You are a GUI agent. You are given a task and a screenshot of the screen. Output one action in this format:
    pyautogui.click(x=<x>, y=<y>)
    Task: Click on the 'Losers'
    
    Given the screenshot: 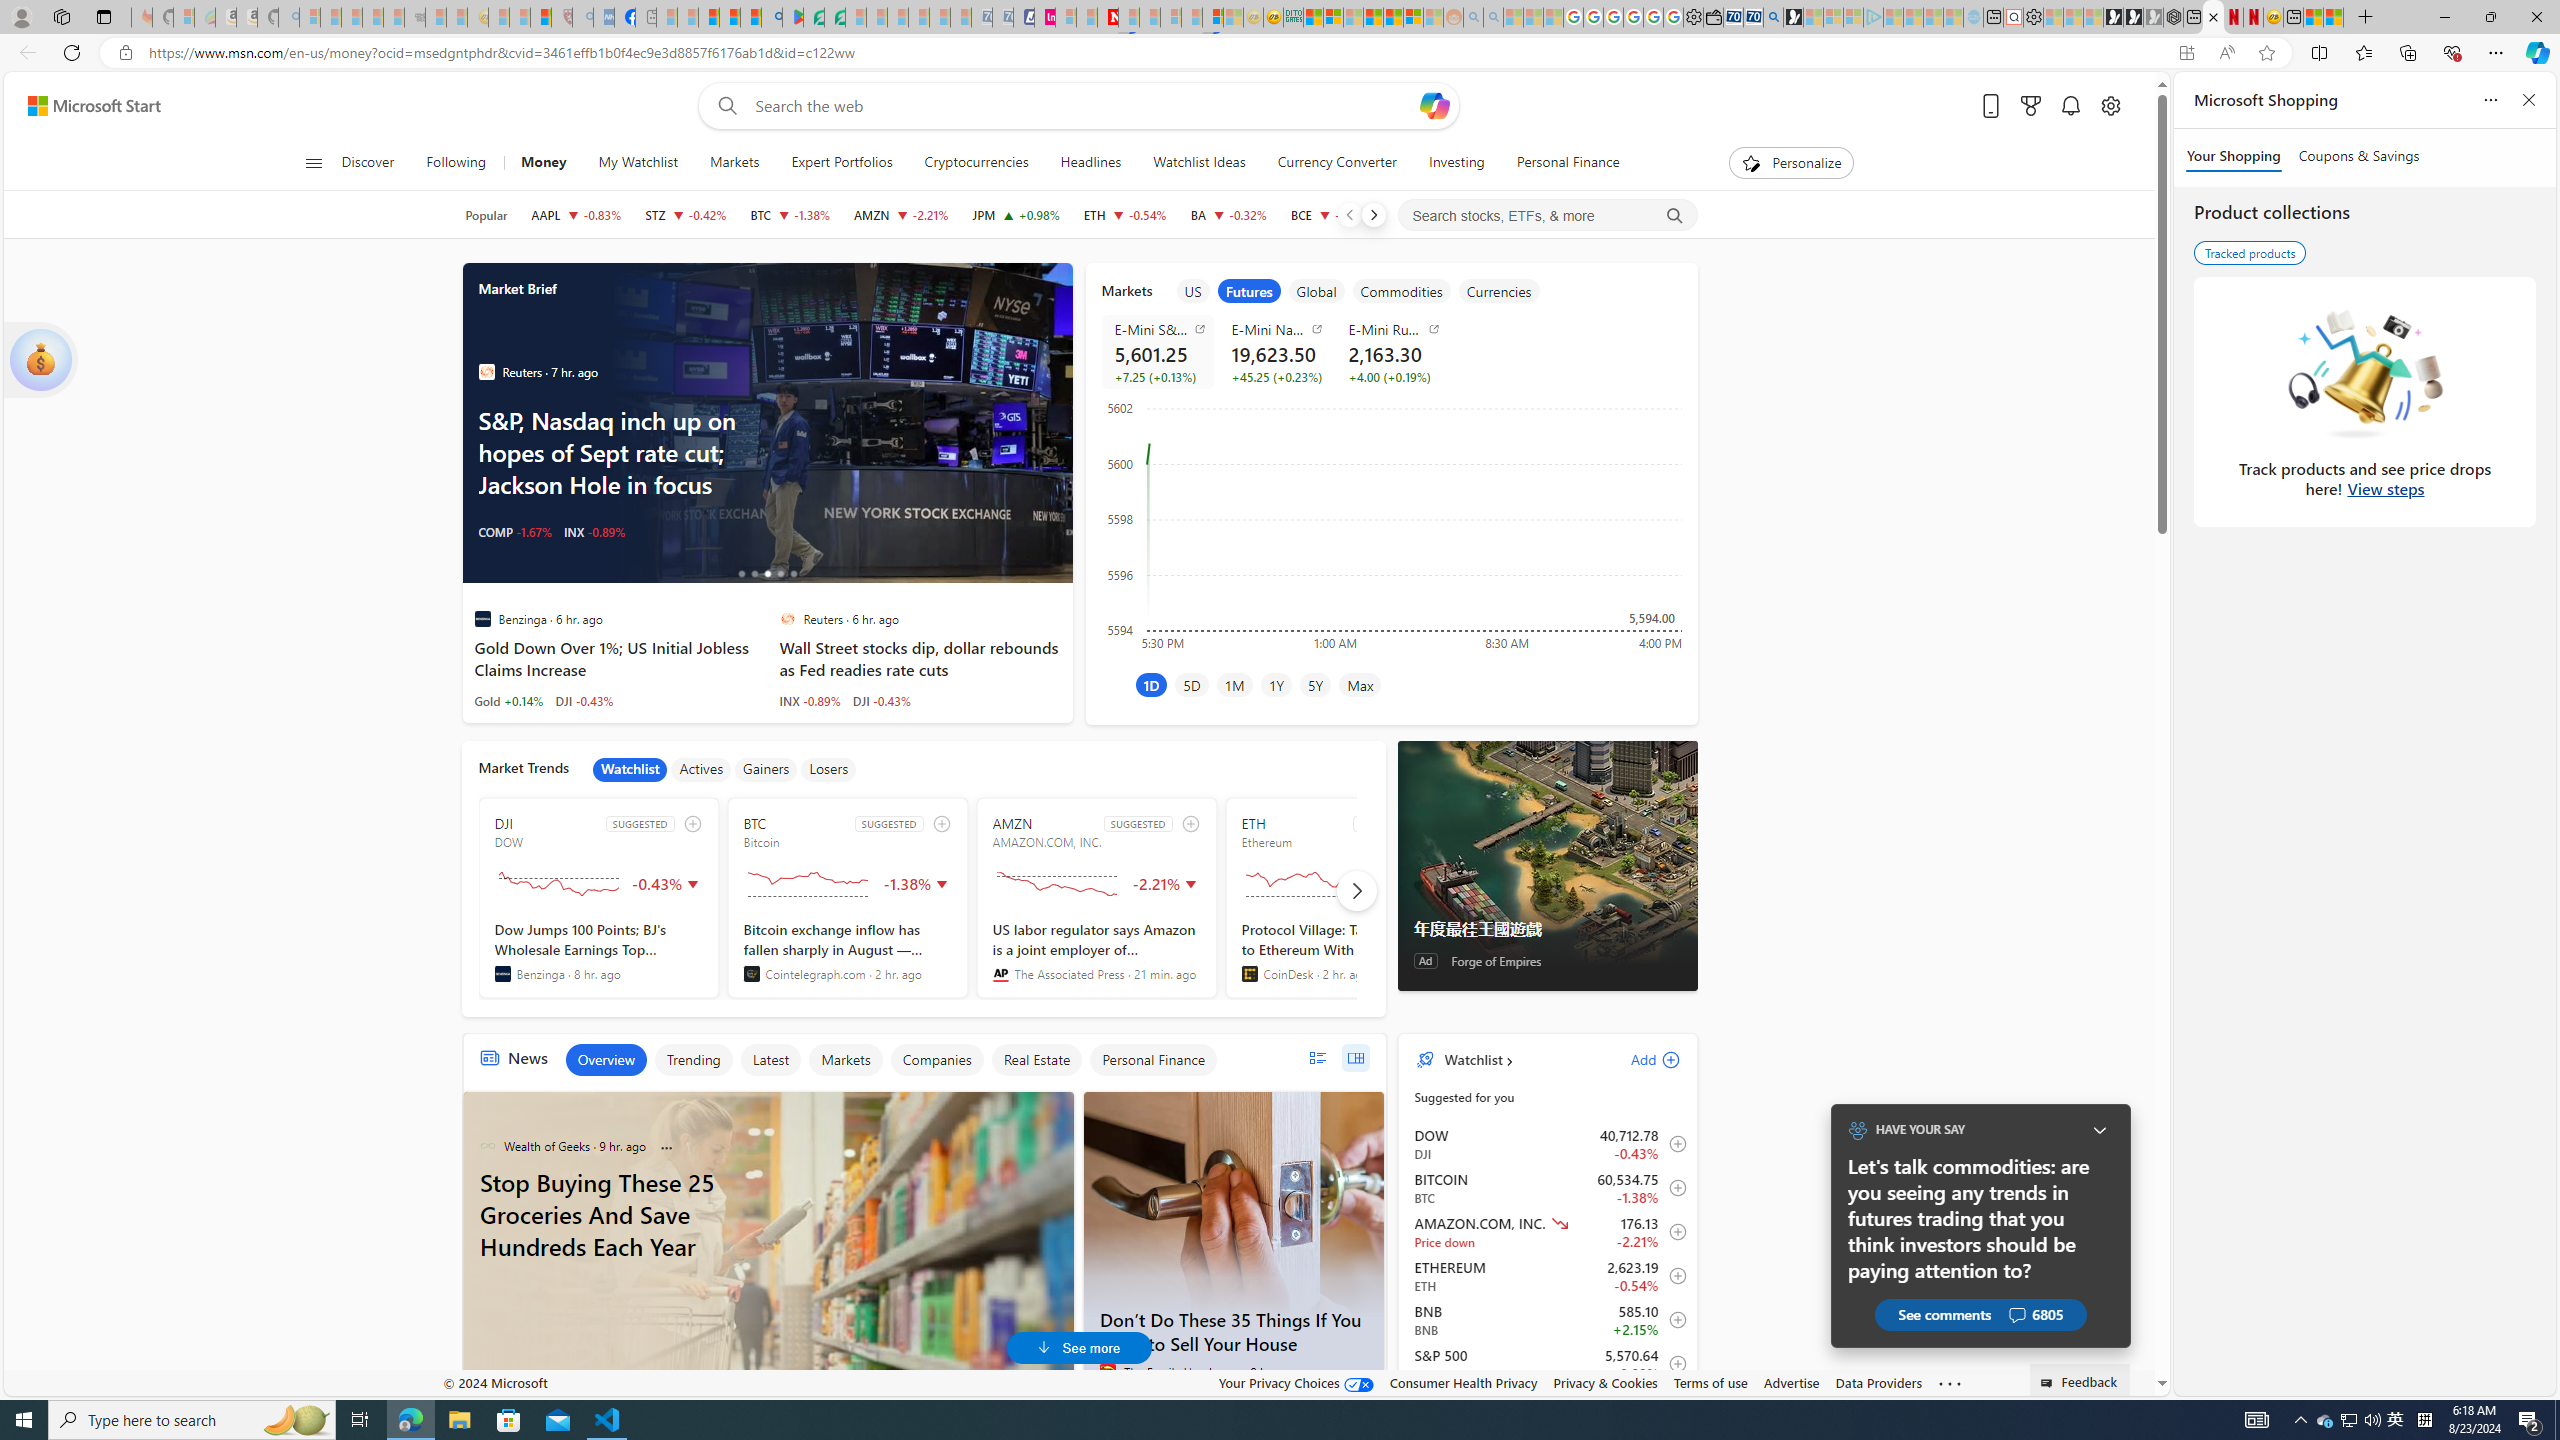 What is the action you would take?
    pyautogui.click(x=828, y=769)
    